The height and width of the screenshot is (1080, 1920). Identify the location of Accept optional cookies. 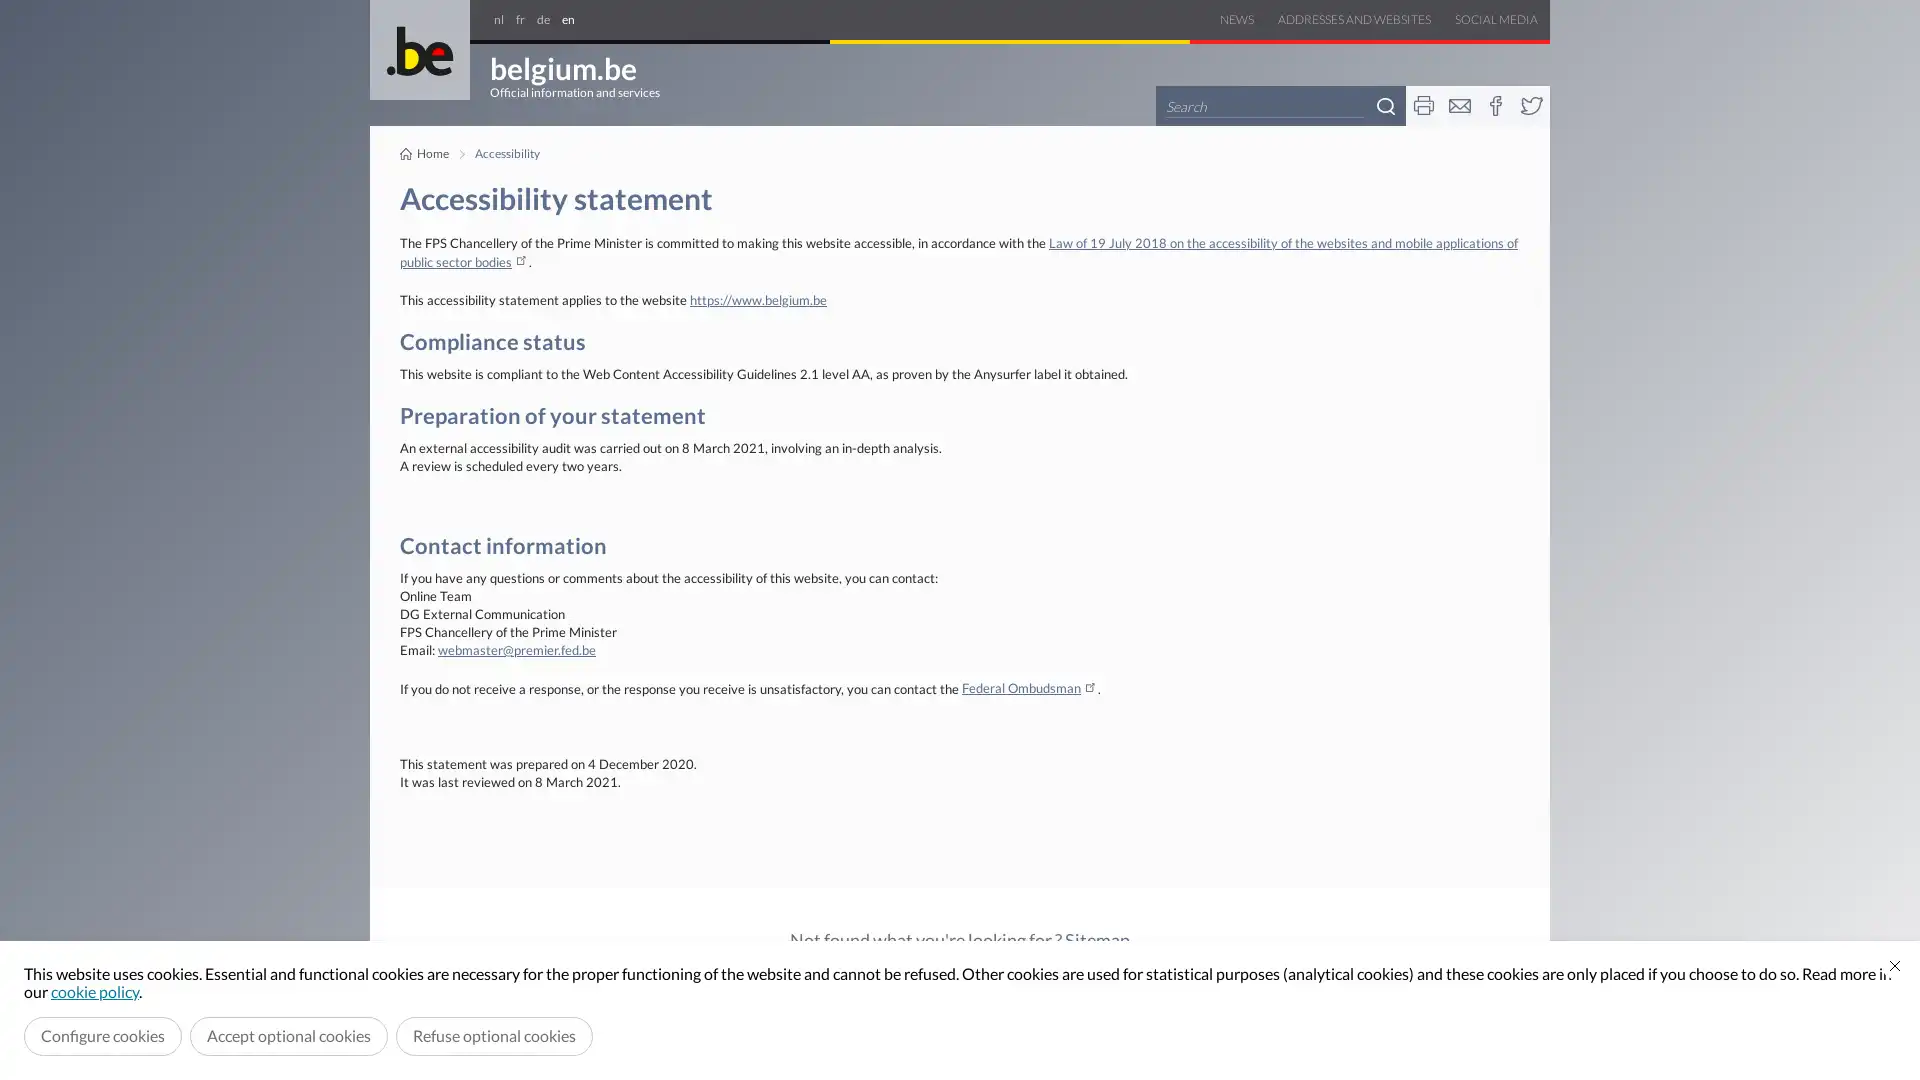
(287, 1035).